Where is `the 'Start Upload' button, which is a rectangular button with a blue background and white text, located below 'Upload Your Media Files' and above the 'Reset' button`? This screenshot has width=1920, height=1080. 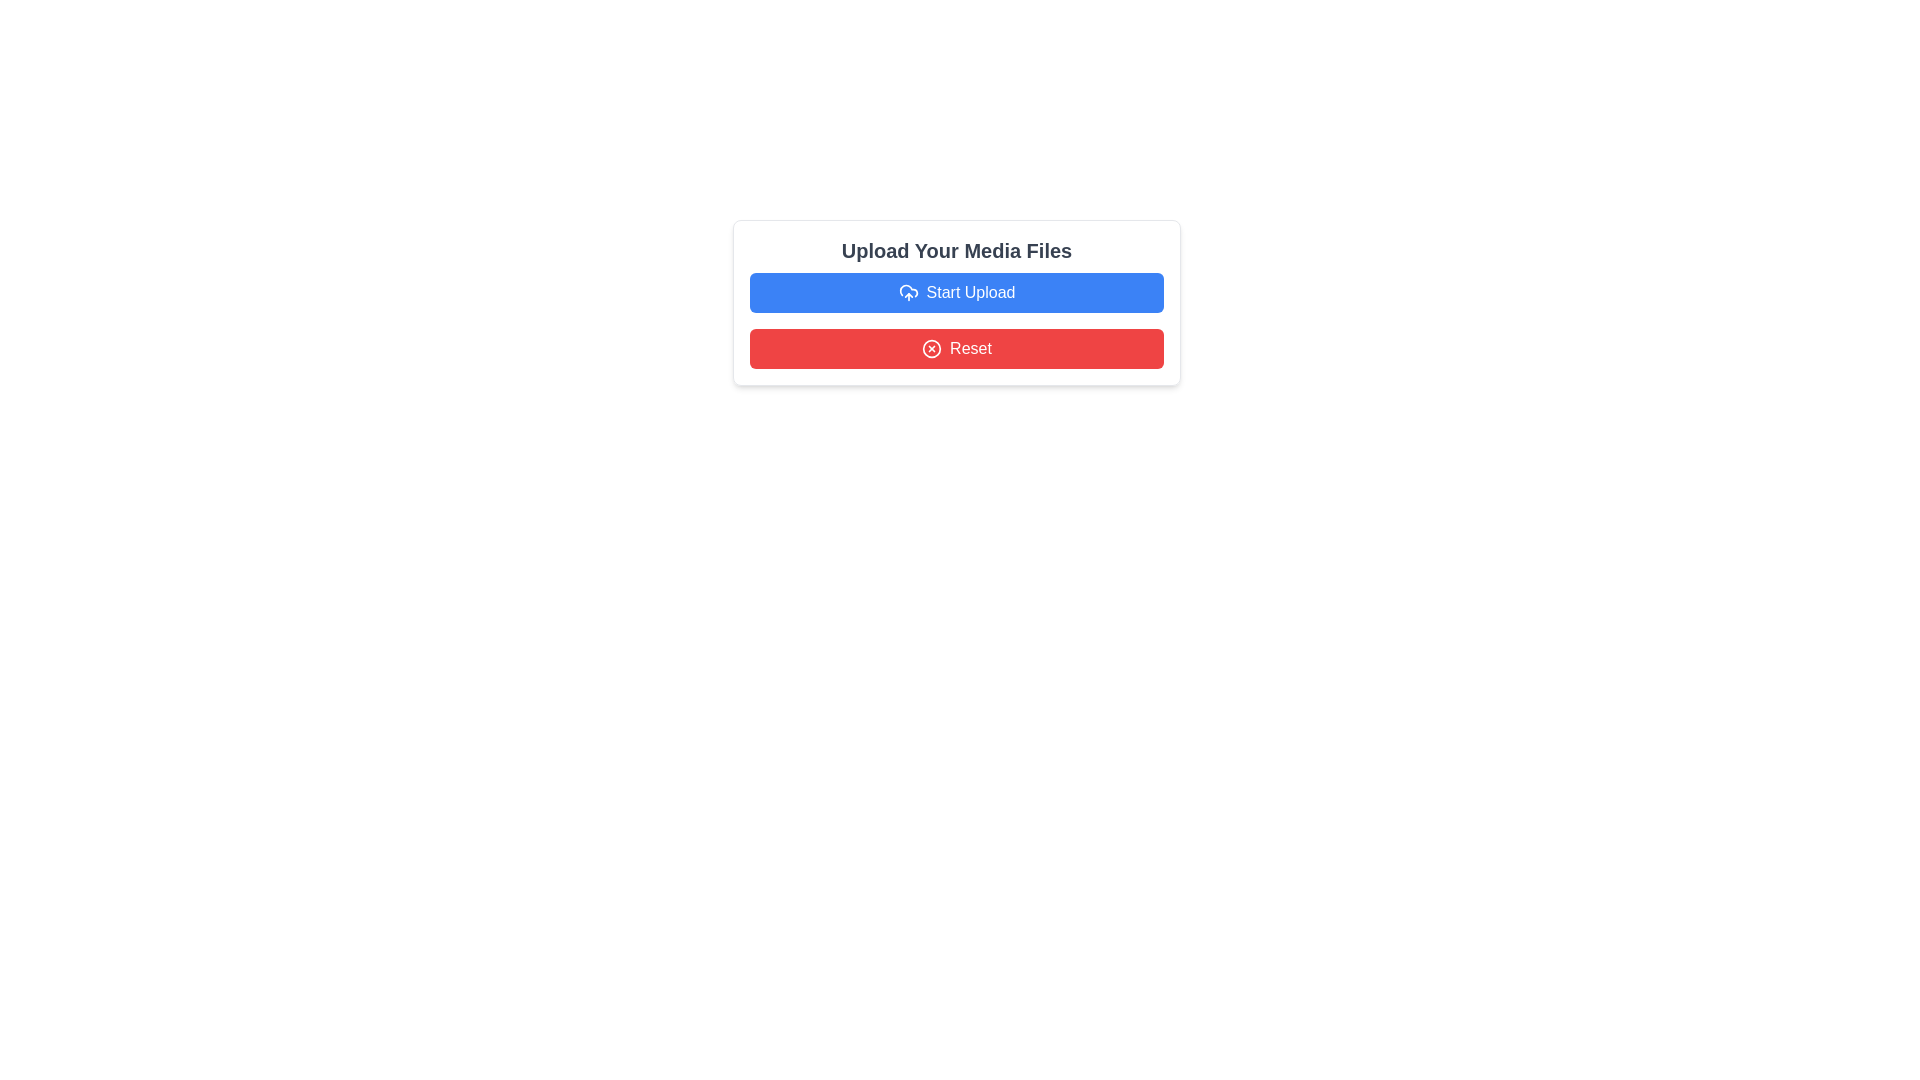 the 'Start Upload' button, which is a rectangular button with a blue background and white text, located below 'Upload Your Media Files' and above the 'Reset' button is located at coordinates (955, 293).